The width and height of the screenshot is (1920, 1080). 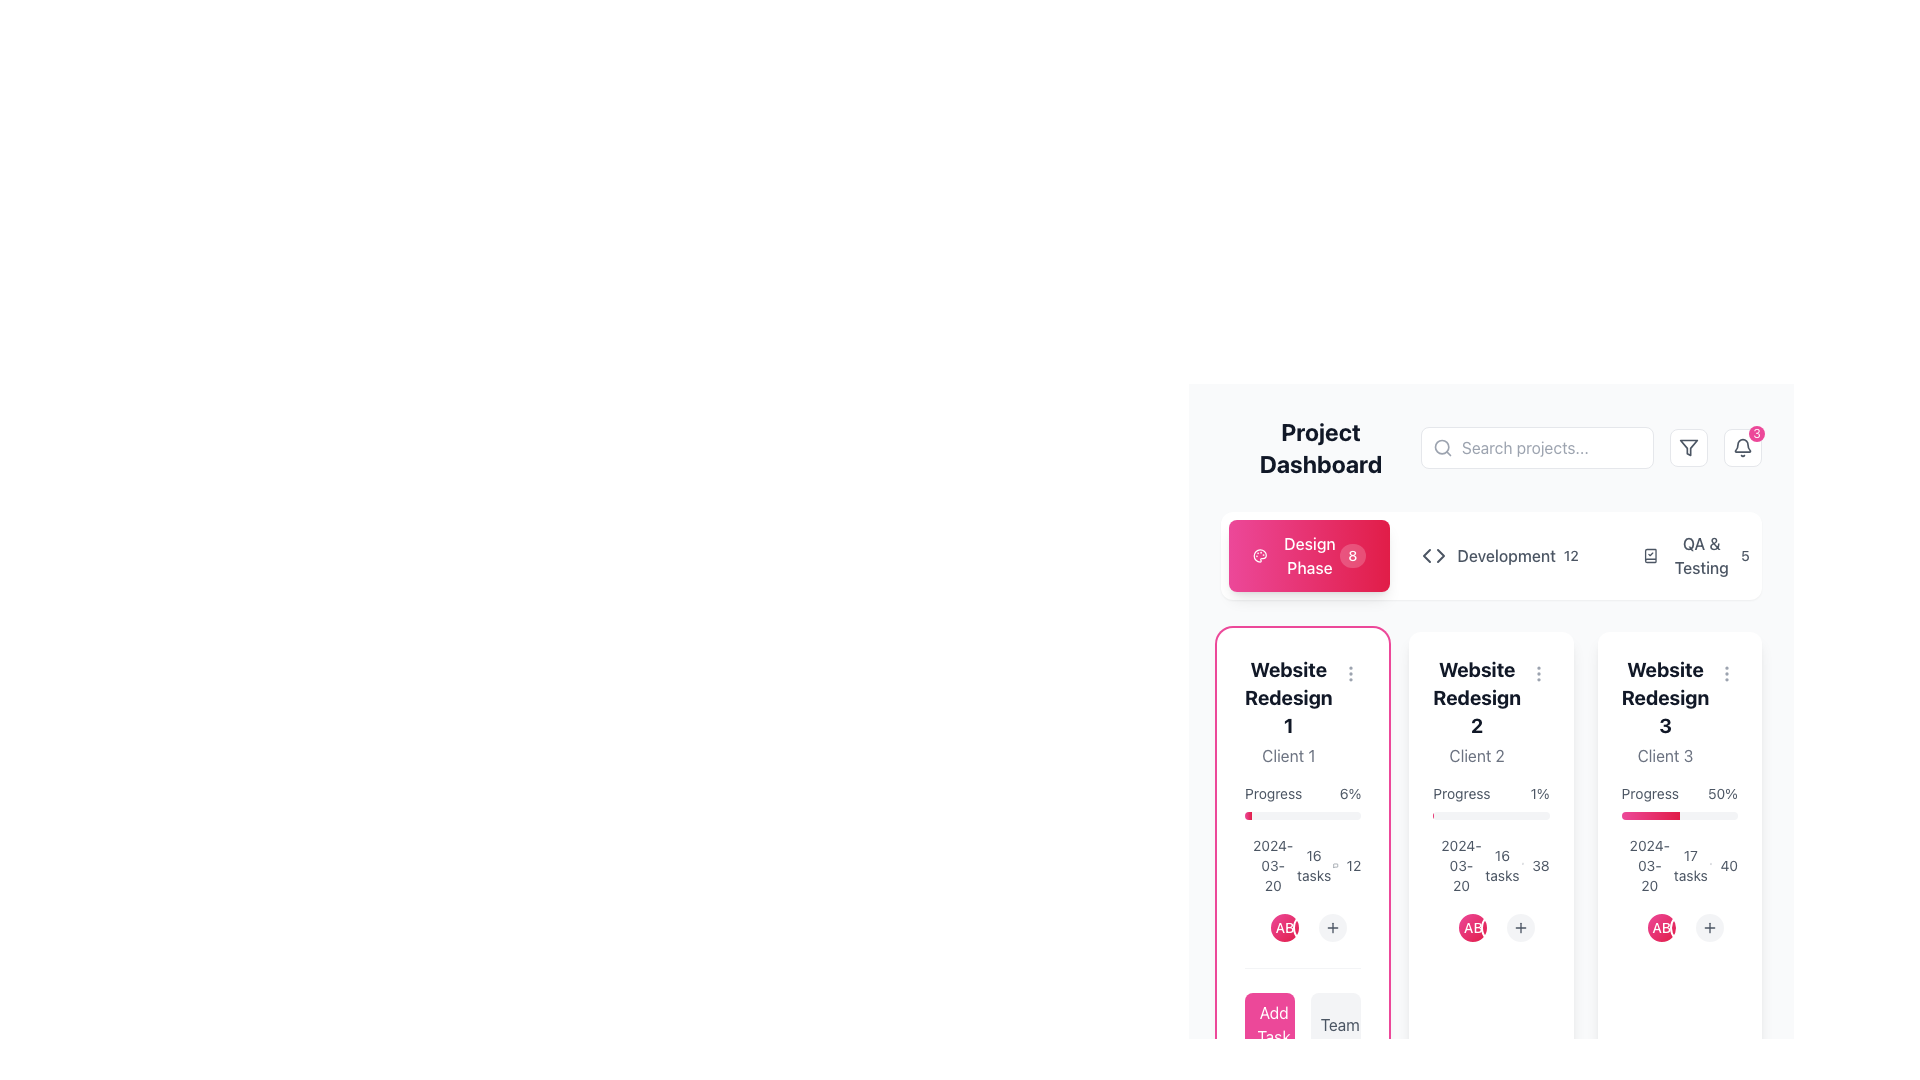 What do you see at coordinates (1288, 697) in the screenshot?
I see `the text label displaying 'Website Redesign 1', which is styled in bold, dark text and positioned at the top left of its card-like section` at bounding box center [1288, 697].